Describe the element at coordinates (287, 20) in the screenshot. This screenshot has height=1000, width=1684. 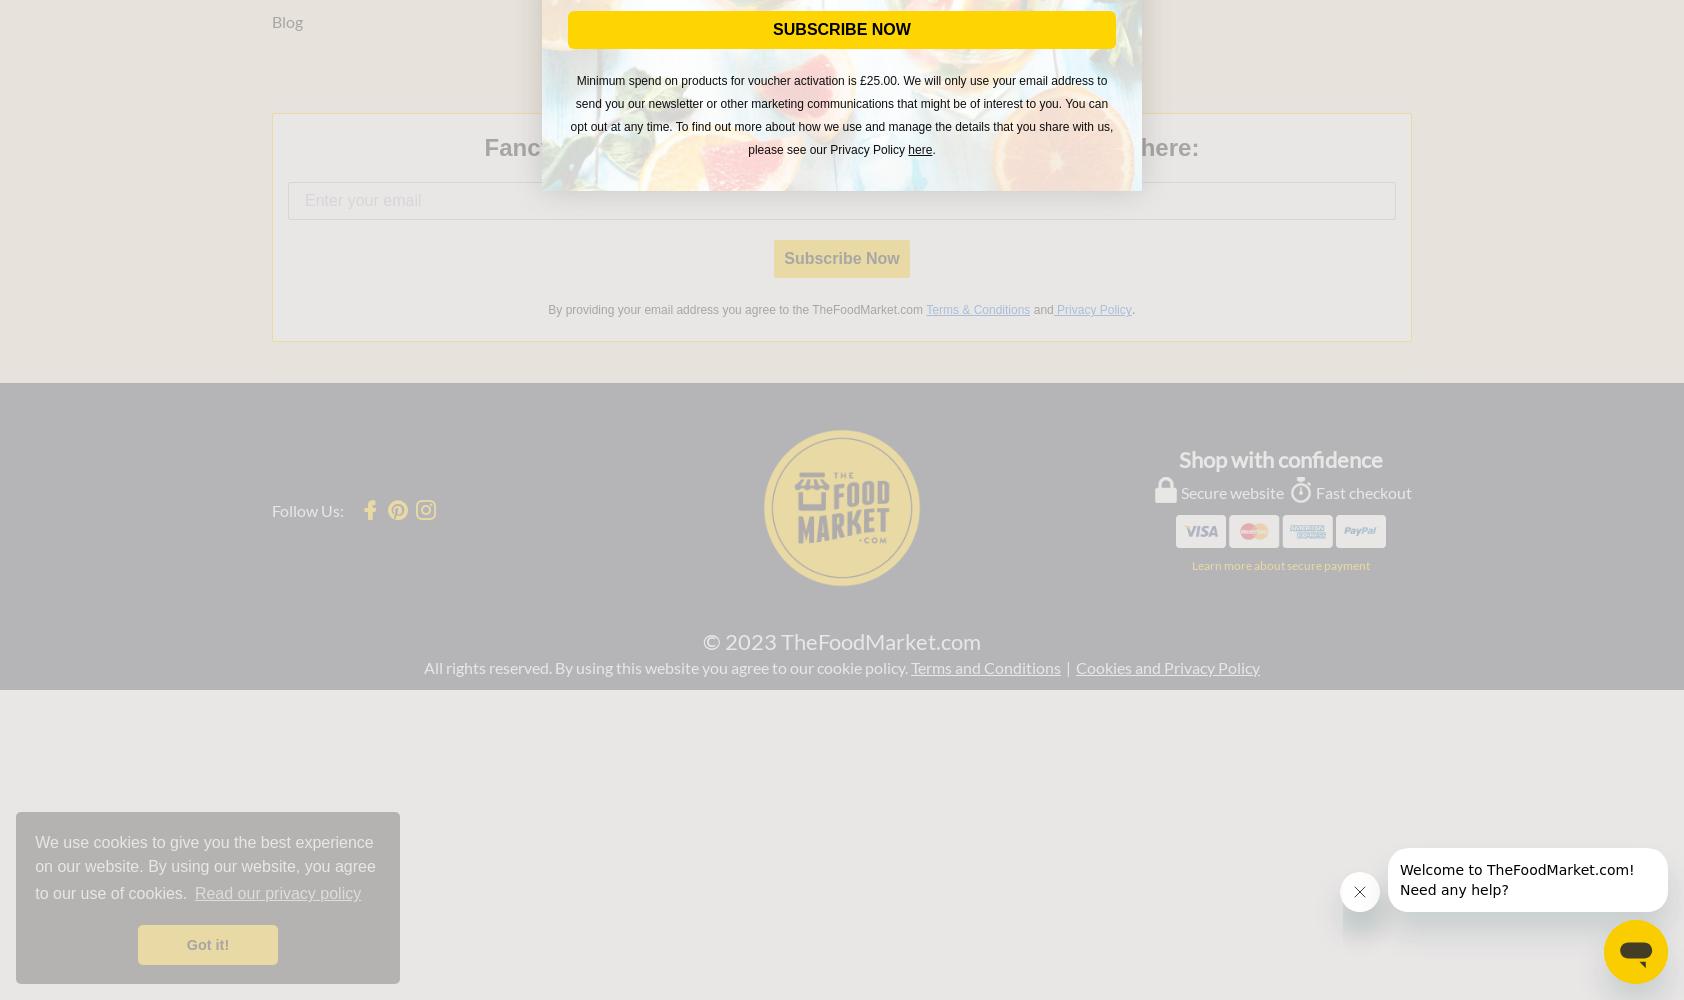
I see `'Blog'` at that location.